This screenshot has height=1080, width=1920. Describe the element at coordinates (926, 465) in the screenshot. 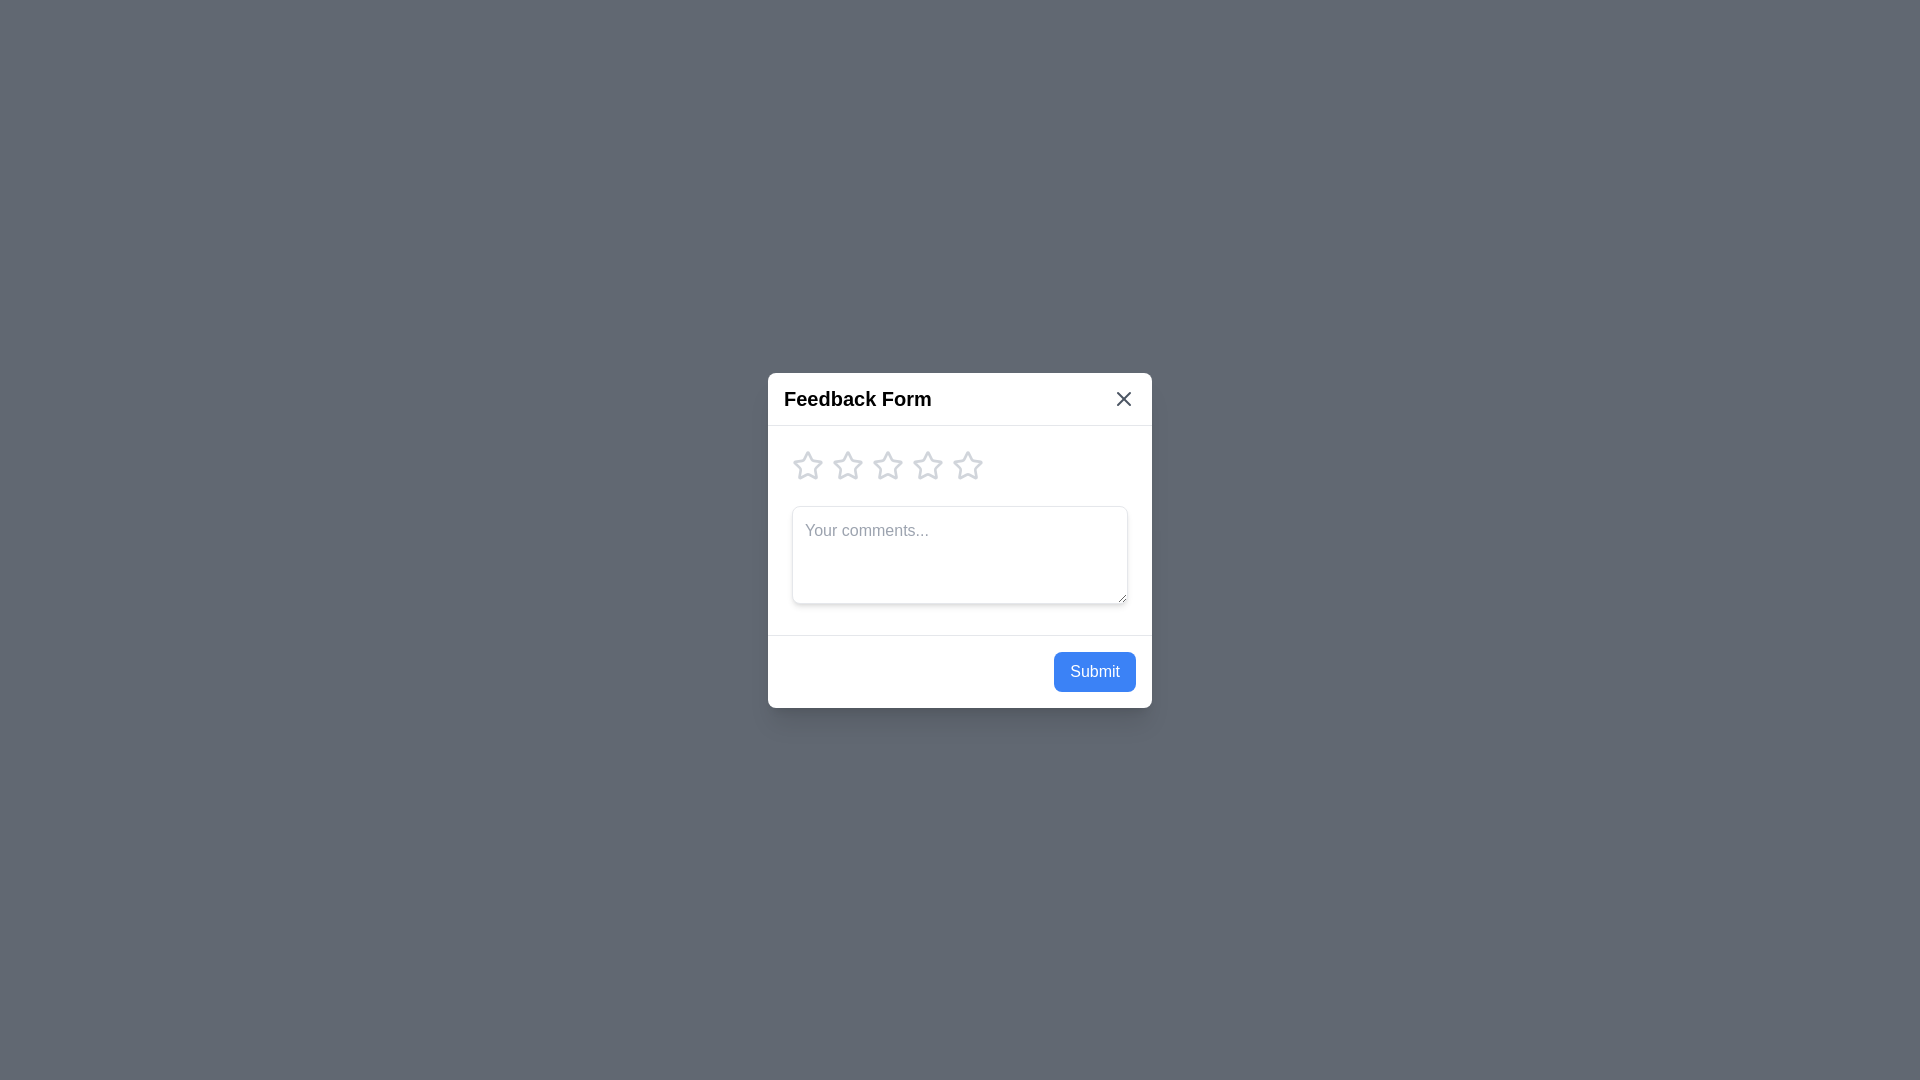

I see `the star corresponding to the desired rating of 4` at that location.